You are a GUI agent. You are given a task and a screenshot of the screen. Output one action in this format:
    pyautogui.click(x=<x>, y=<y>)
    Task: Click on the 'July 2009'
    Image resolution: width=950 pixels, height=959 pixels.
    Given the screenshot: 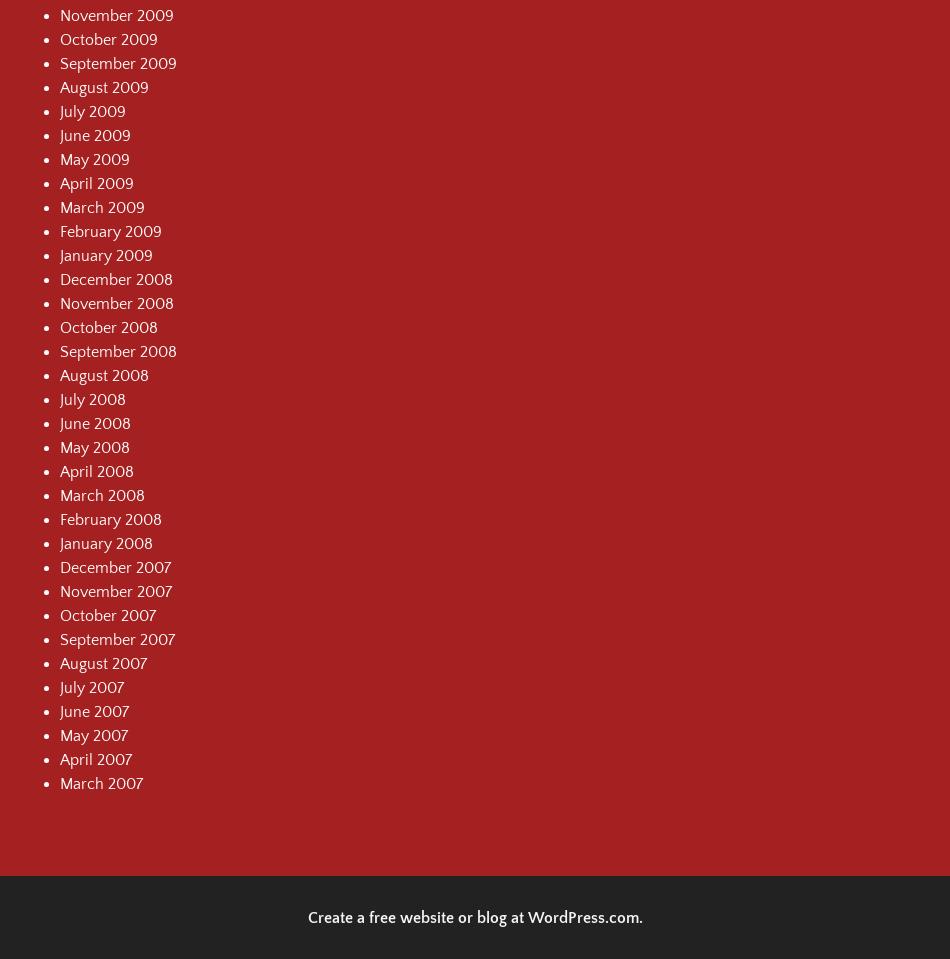 What is the action you would take?
    pyautogui.click(x=93, y=110)
    